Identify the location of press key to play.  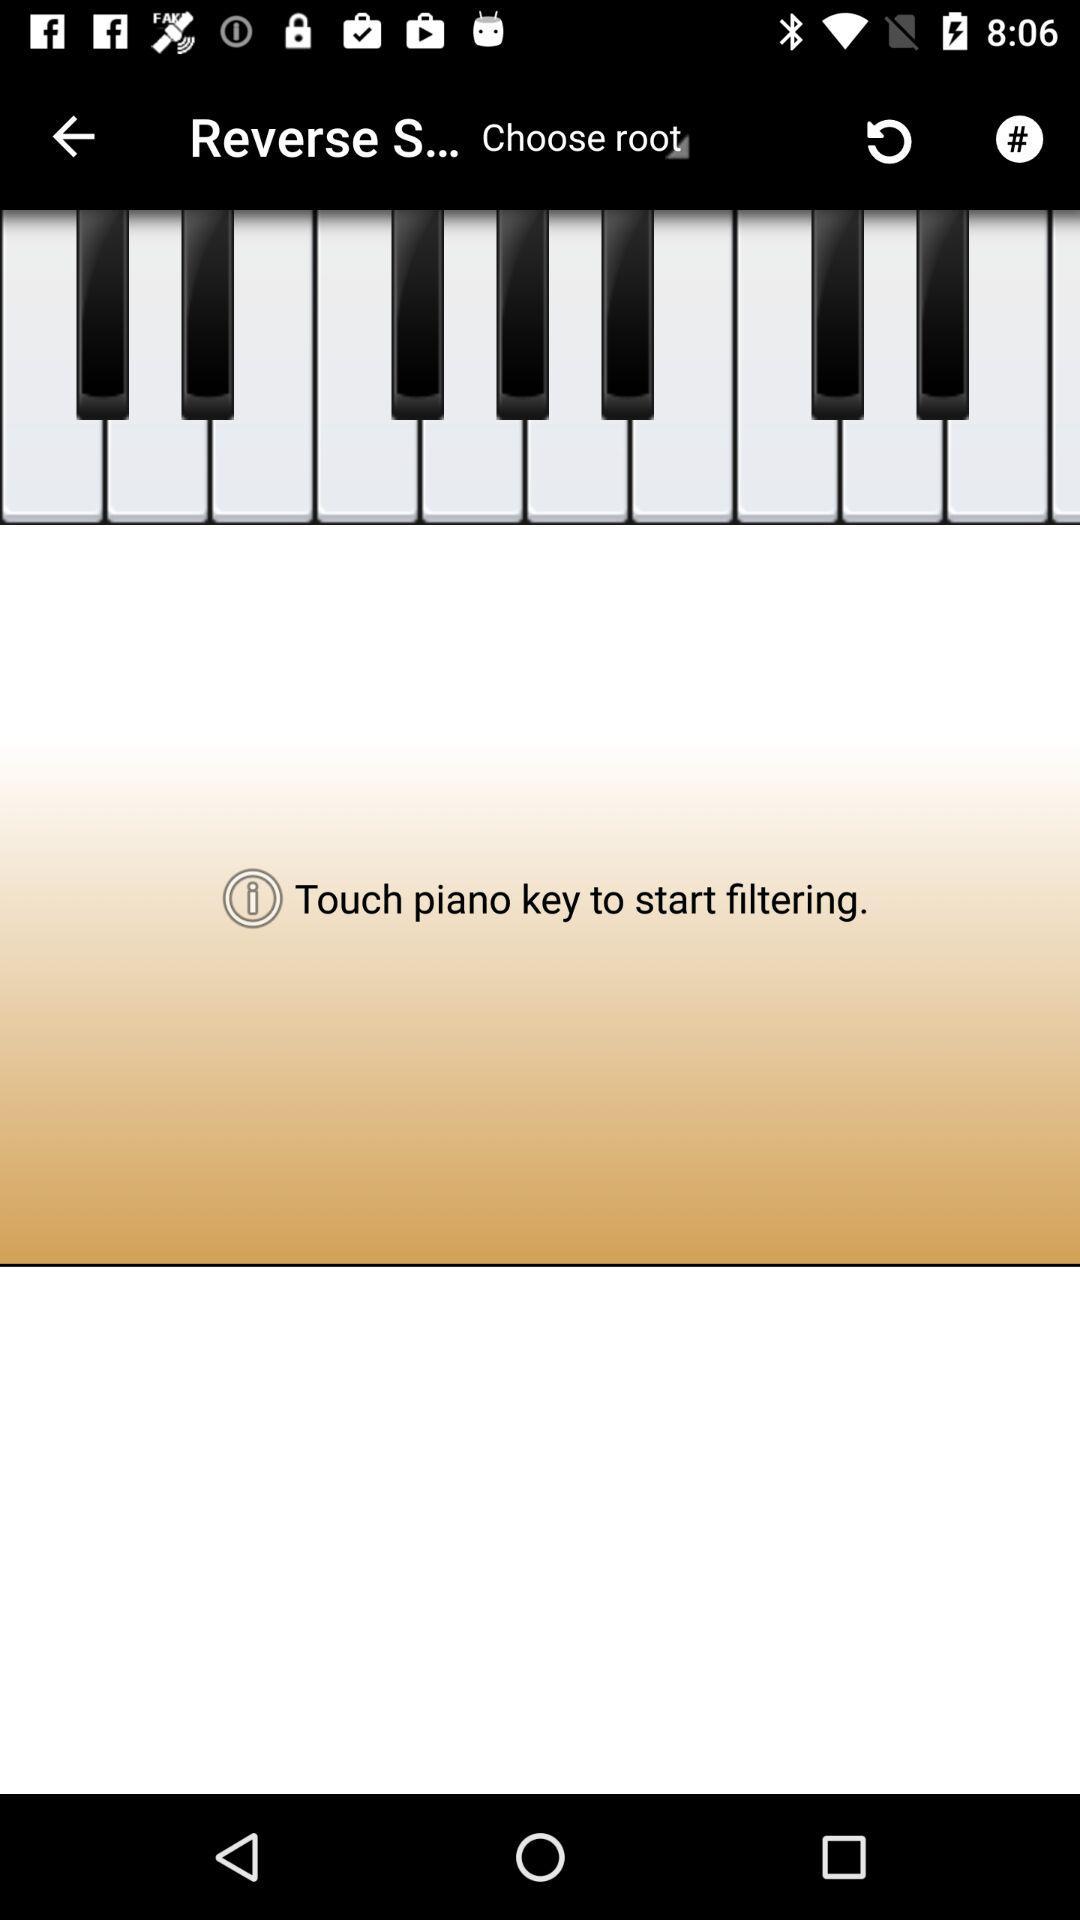
(416, 314).